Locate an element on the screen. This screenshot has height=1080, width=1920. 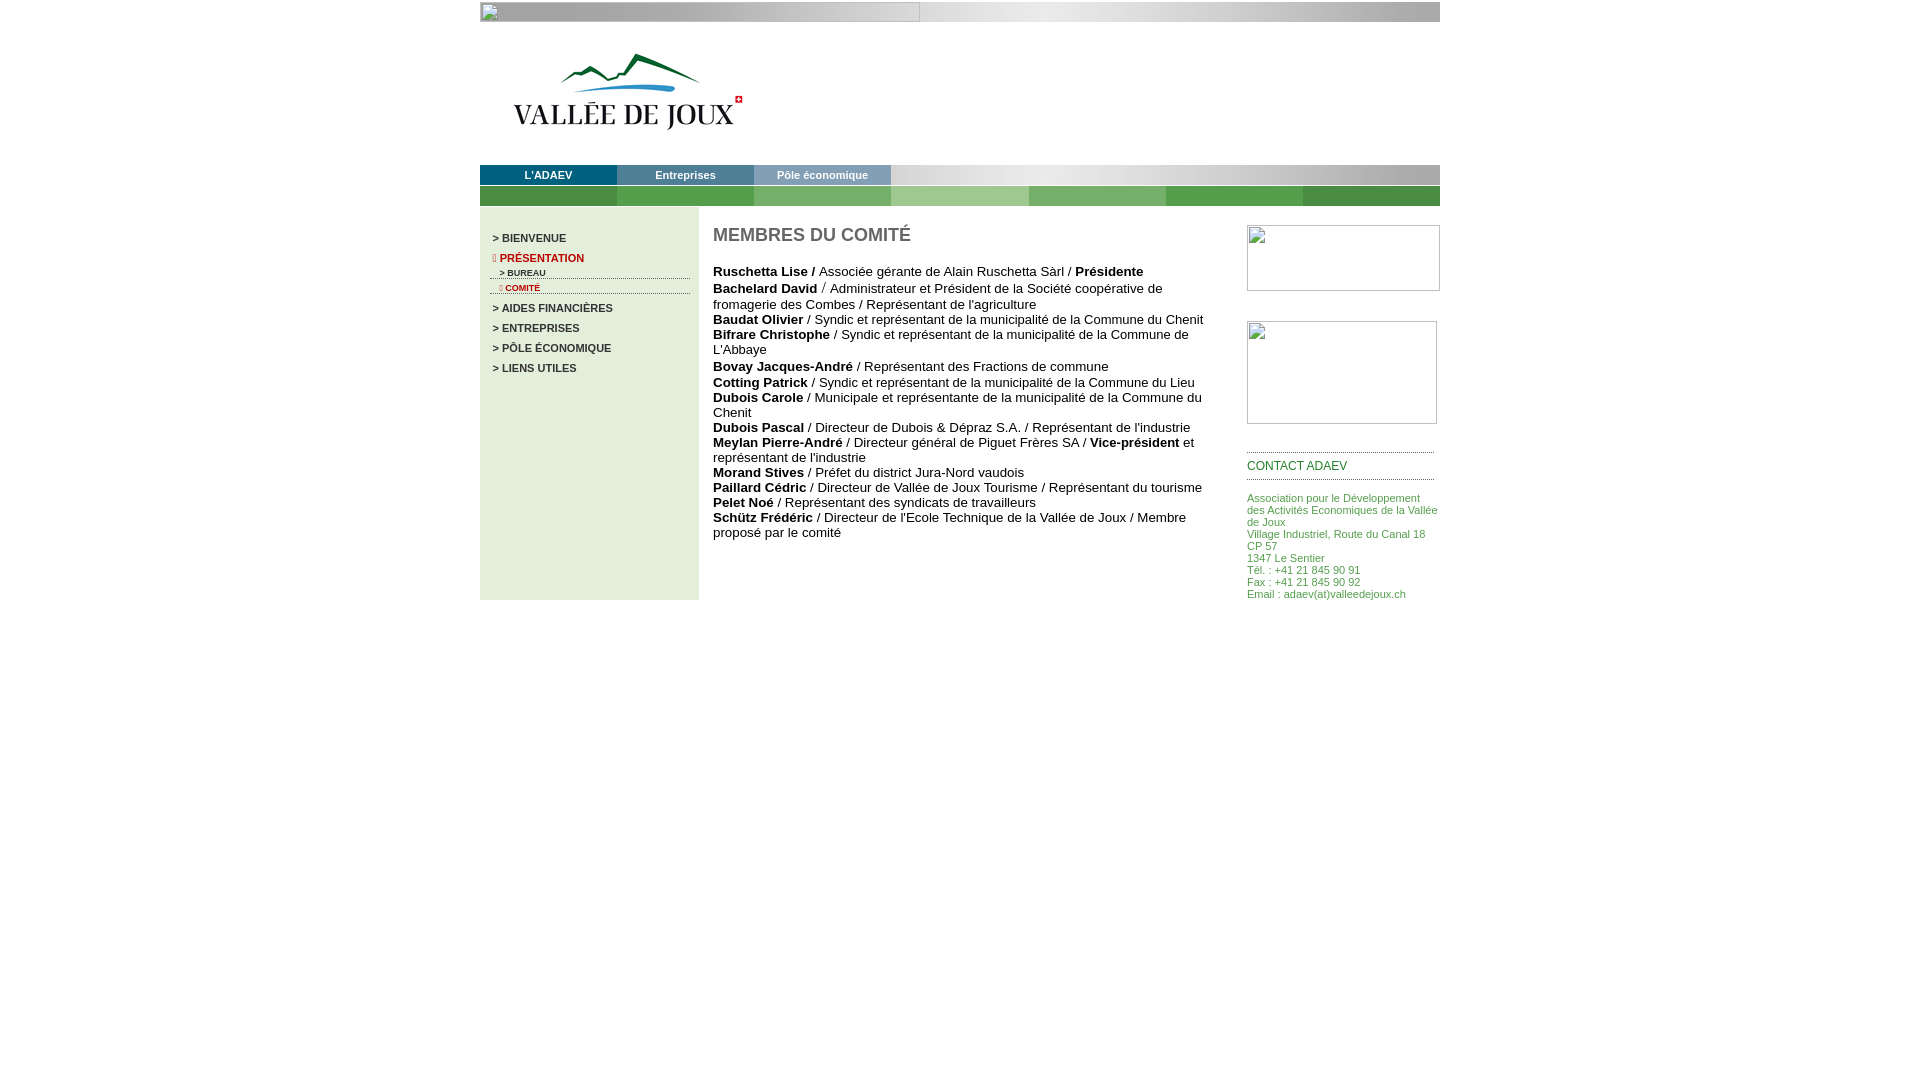
'Entreprises' is located at coordinates (685, 173).